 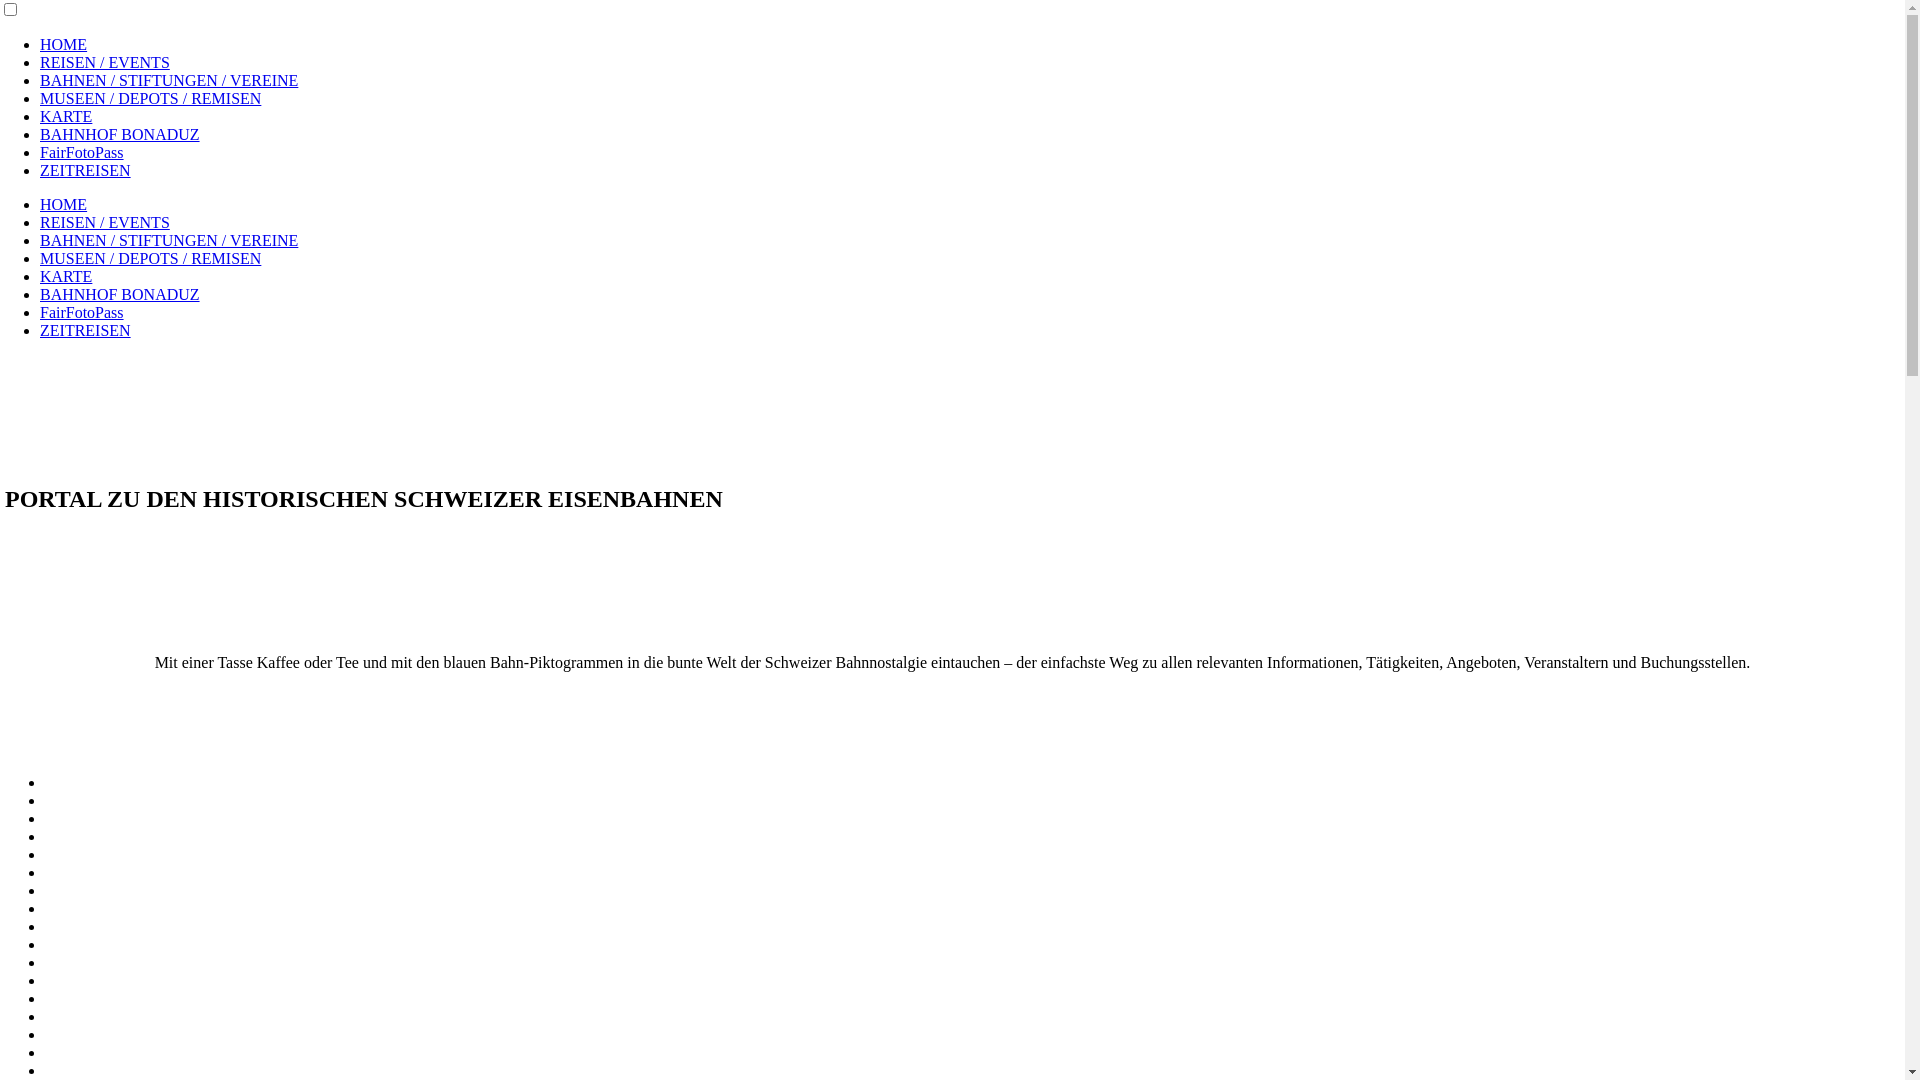 I want to click on 'KARTE', so click(x=39, y=116).